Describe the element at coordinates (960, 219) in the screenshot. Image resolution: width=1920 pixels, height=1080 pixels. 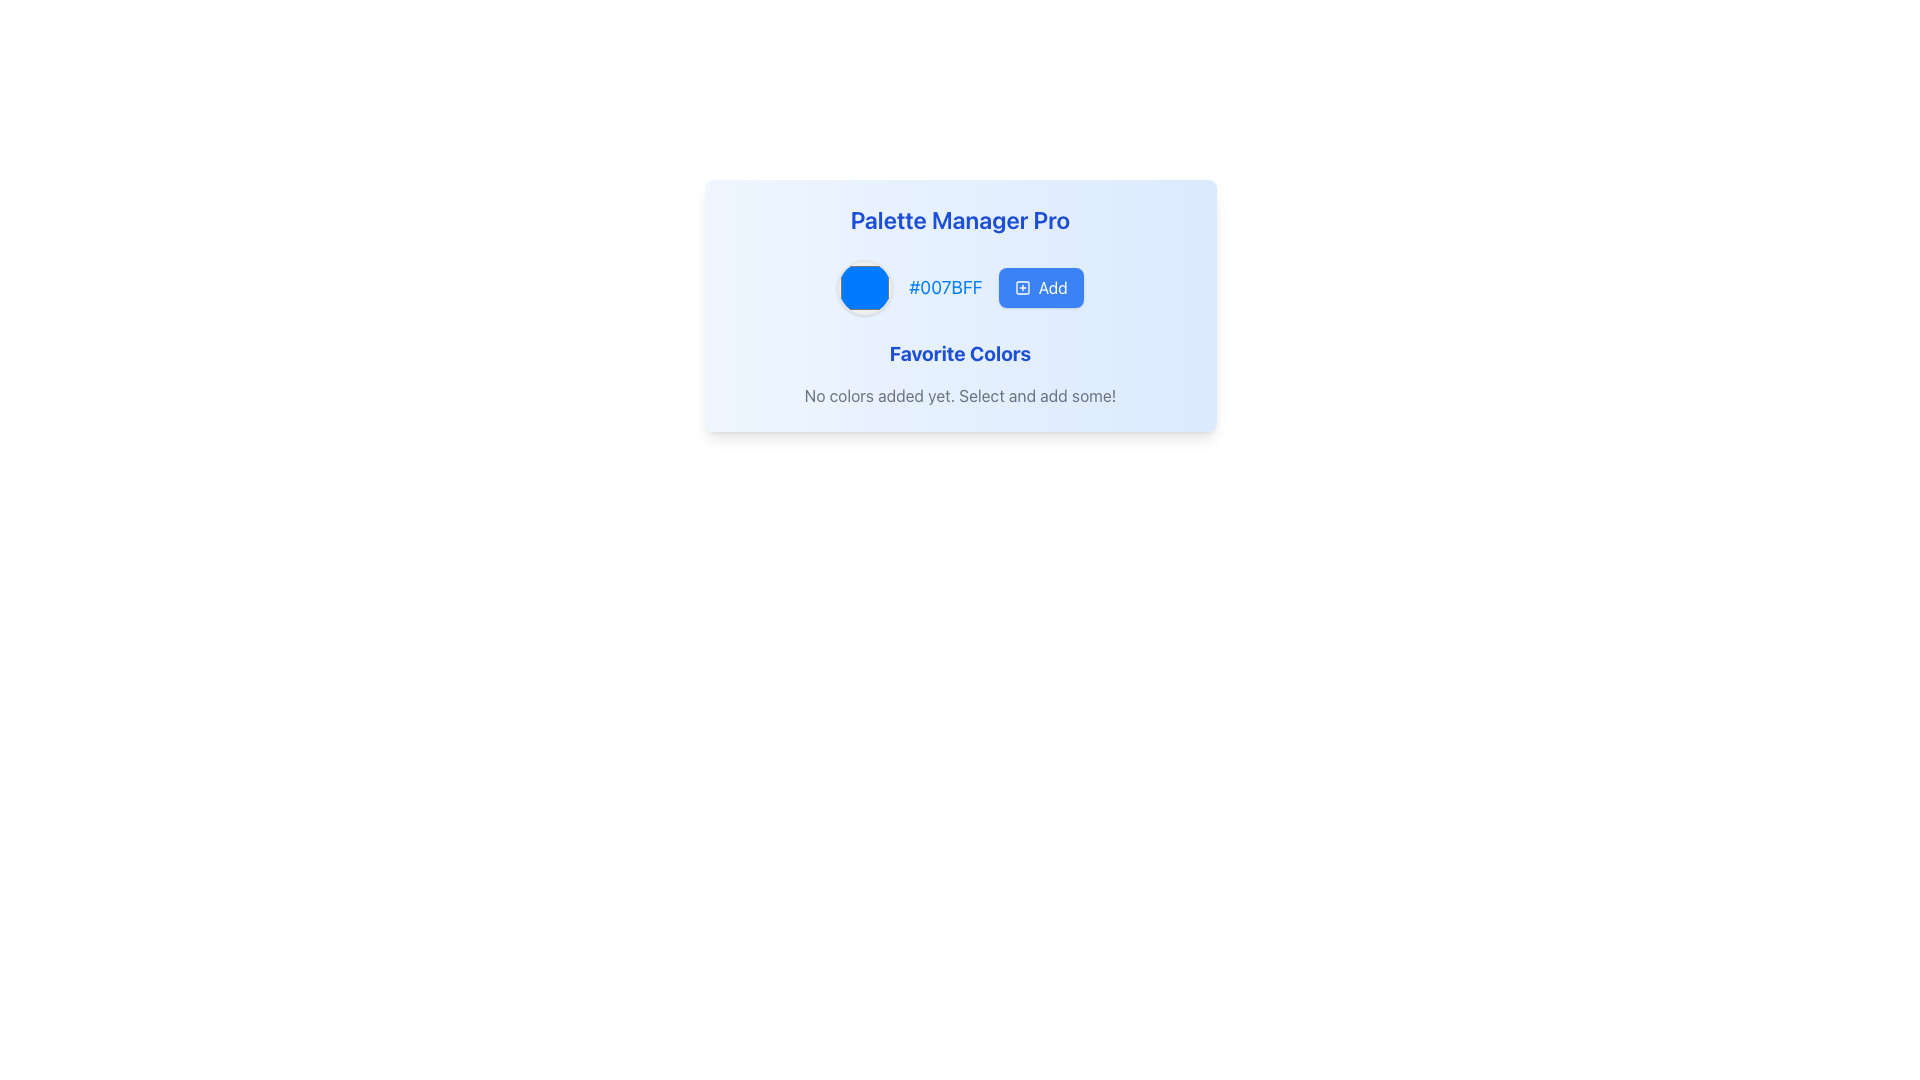
I see `title text that serves as the heading for the content within the rounded blue-gradient box, located at the top center of the card layout` at that location.